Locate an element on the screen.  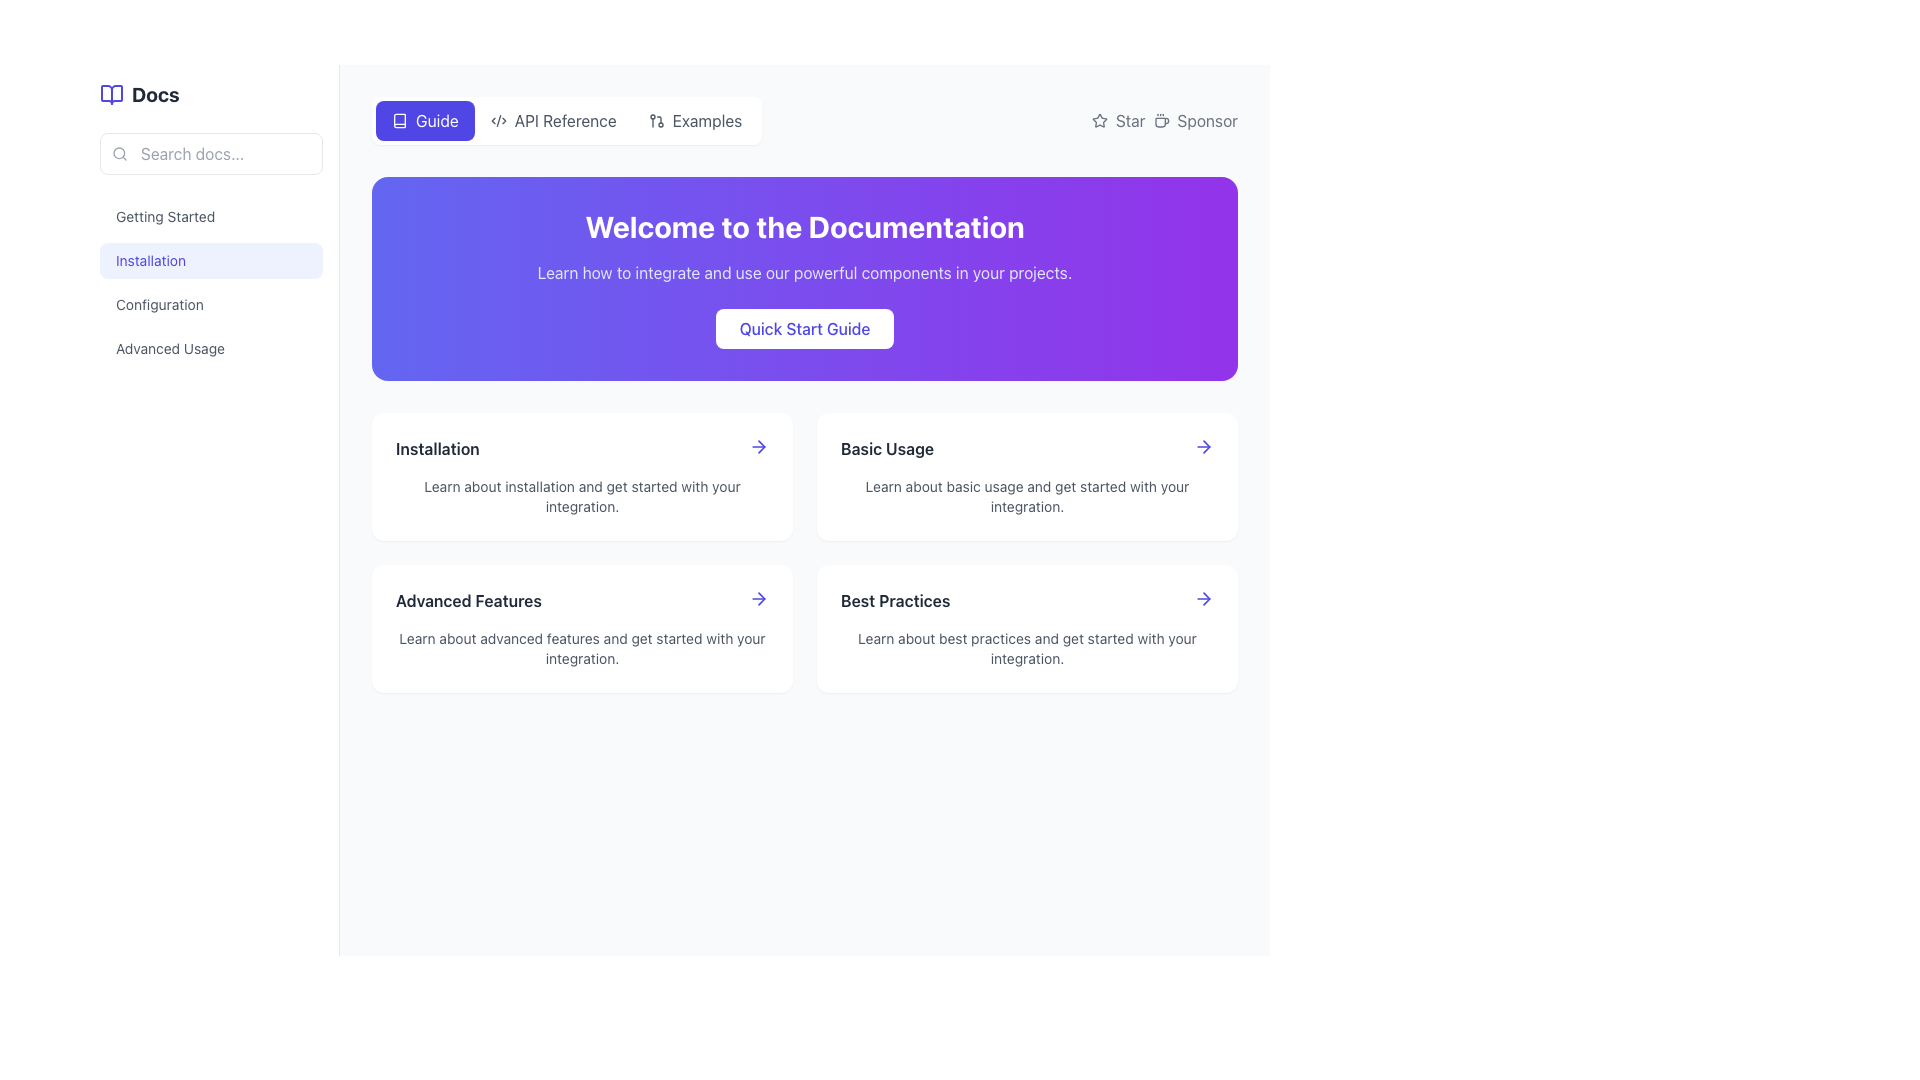
the open book icon, which is indigo in color and located to the left of the 'Docs' text label in the top-left area of the interface is located at coordinates (110, 95).